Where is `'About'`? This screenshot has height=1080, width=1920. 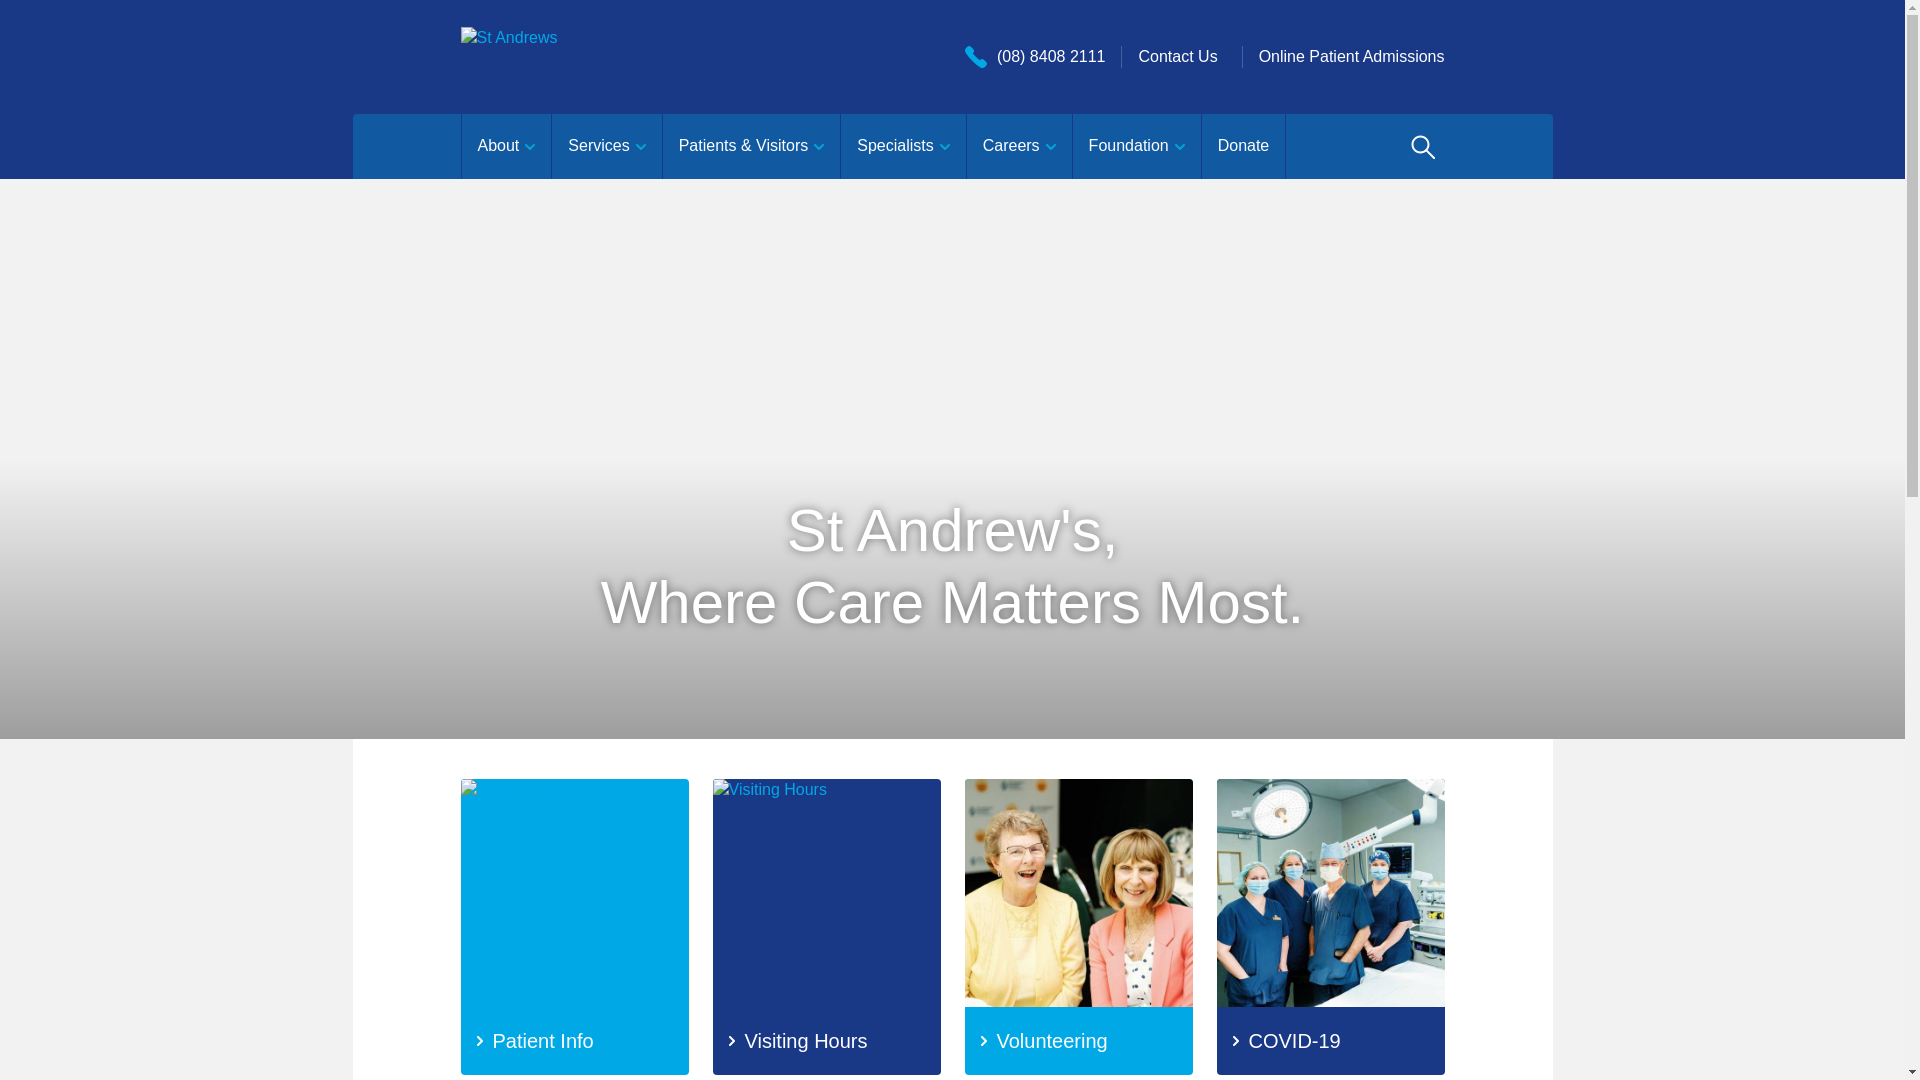
'About' is located at coordinates (505, 145).